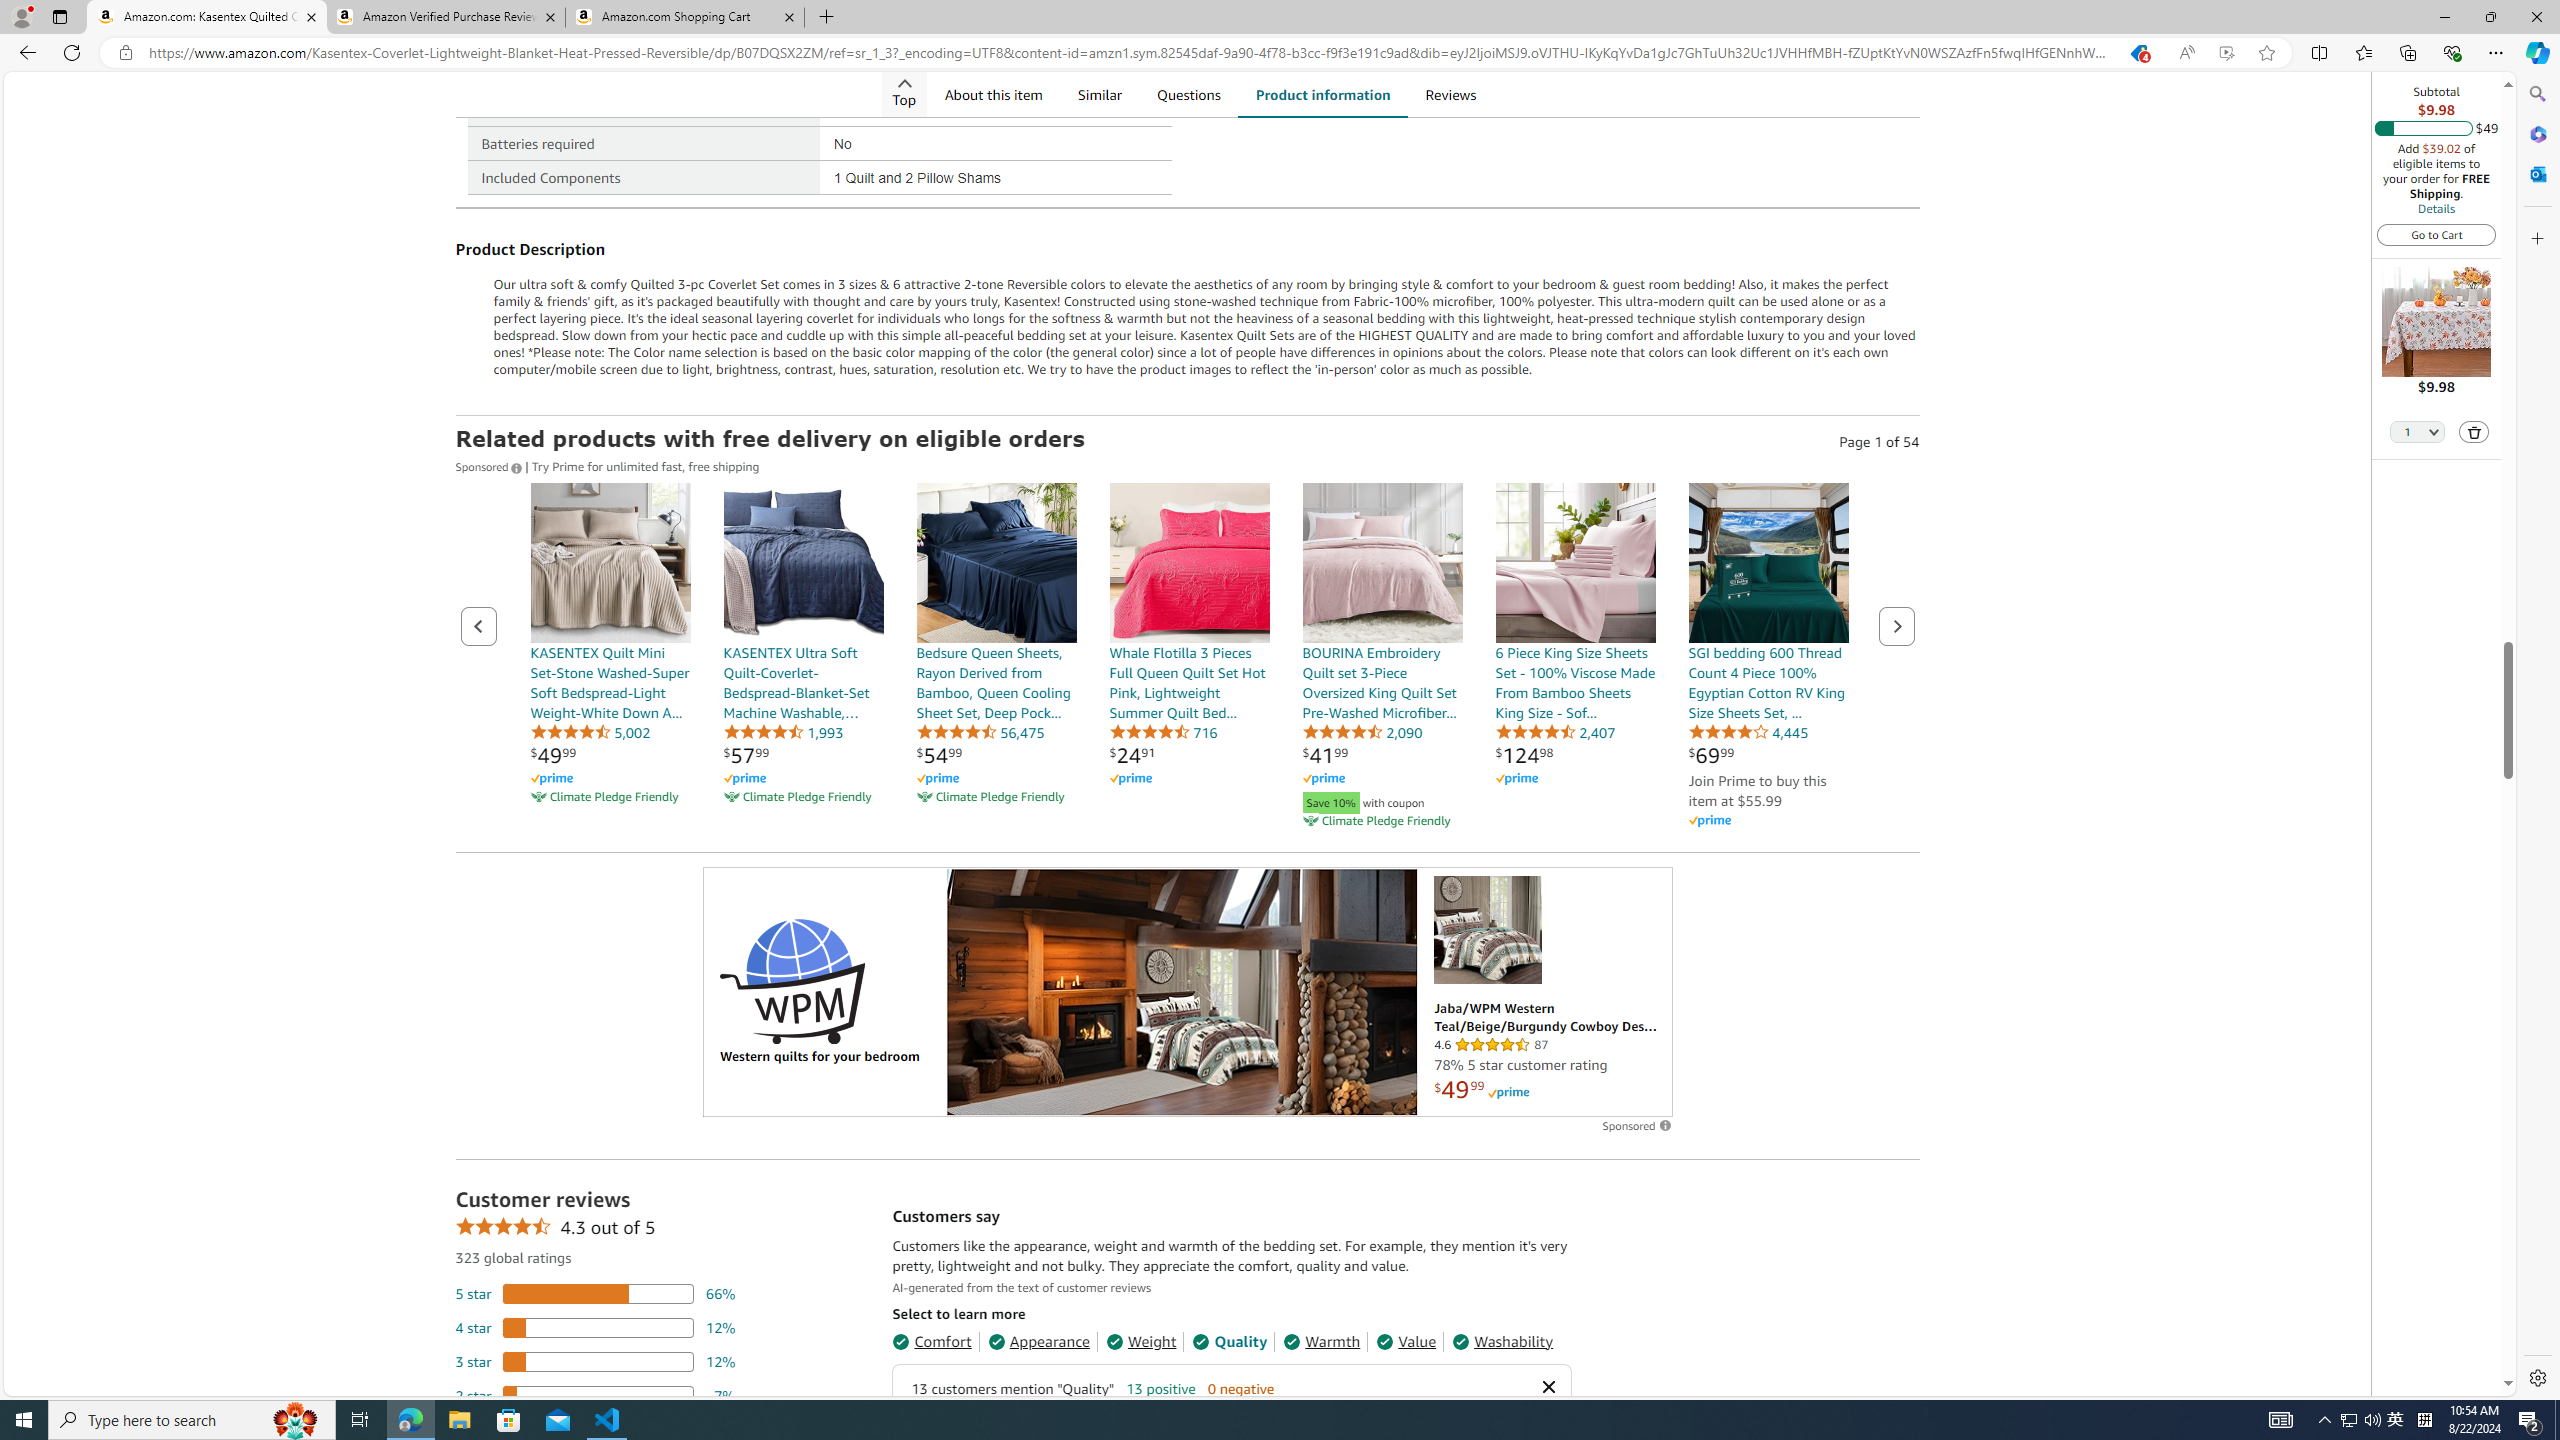 Image resolution: width=2560 pixels, height=1440 pixels. I want to click on '66 percent of reviews have 5 stars', so click(595, 1292).